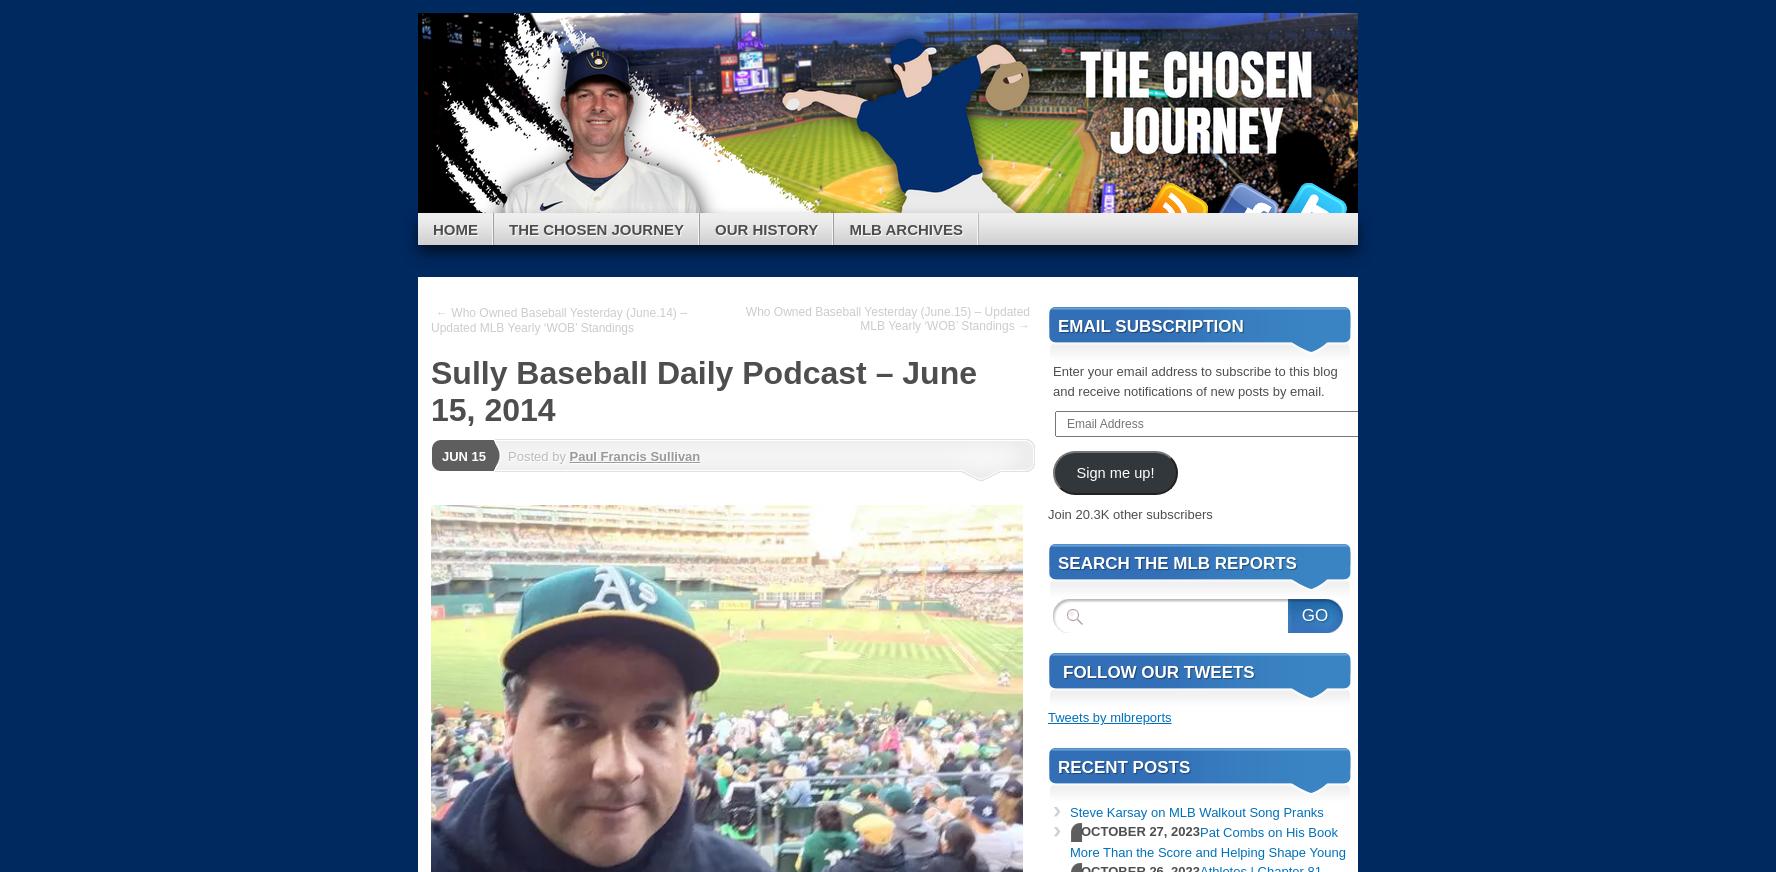 The height and width of the screenshot is (872, 1776). Describe the element at coordinates (431, 319) in the screenshot. I see `'← Who Owned Baseball Yesterday (June.14) – Updated MLB Yearly ‘WOB’ Standings'` at that location.